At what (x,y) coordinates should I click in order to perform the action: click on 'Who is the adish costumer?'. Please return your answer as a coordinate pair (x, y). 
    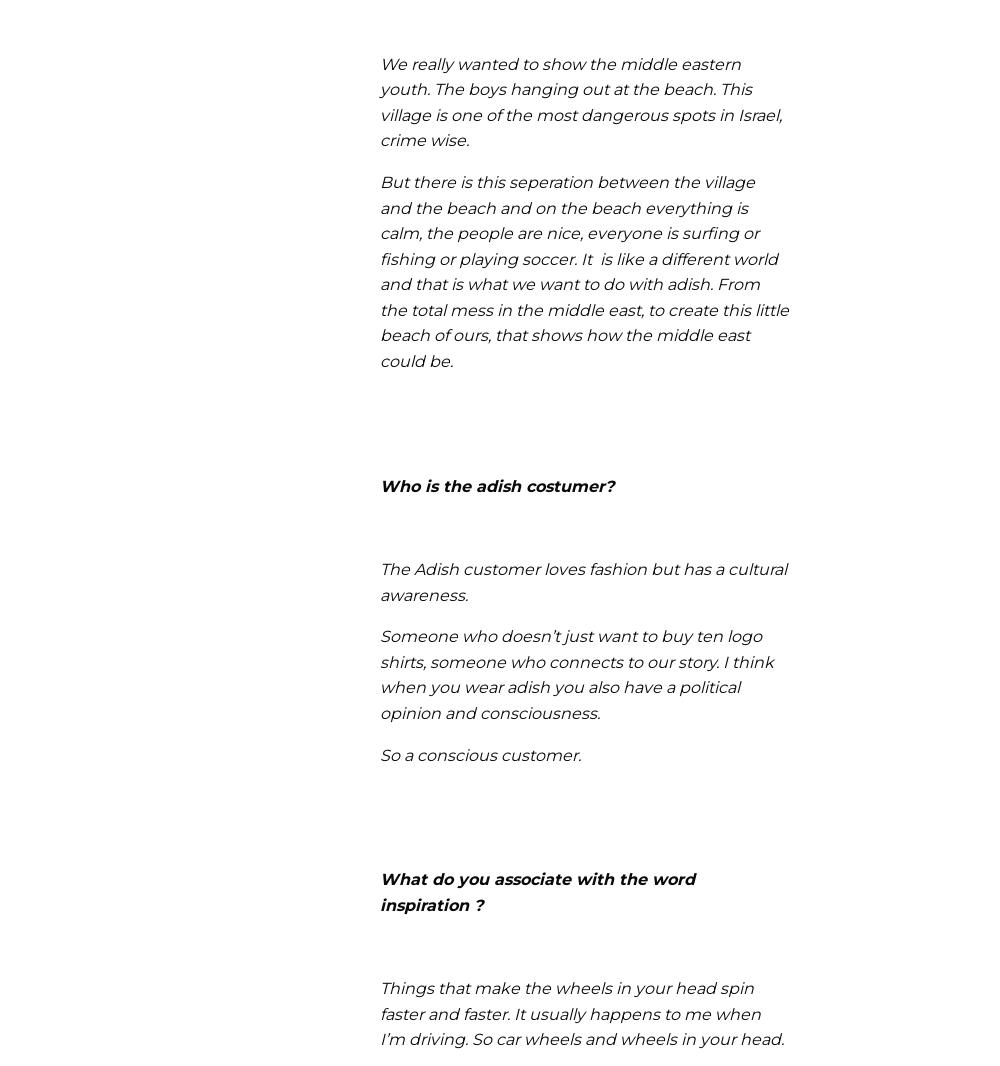
    Looking at the image, I should click on (496, 485).